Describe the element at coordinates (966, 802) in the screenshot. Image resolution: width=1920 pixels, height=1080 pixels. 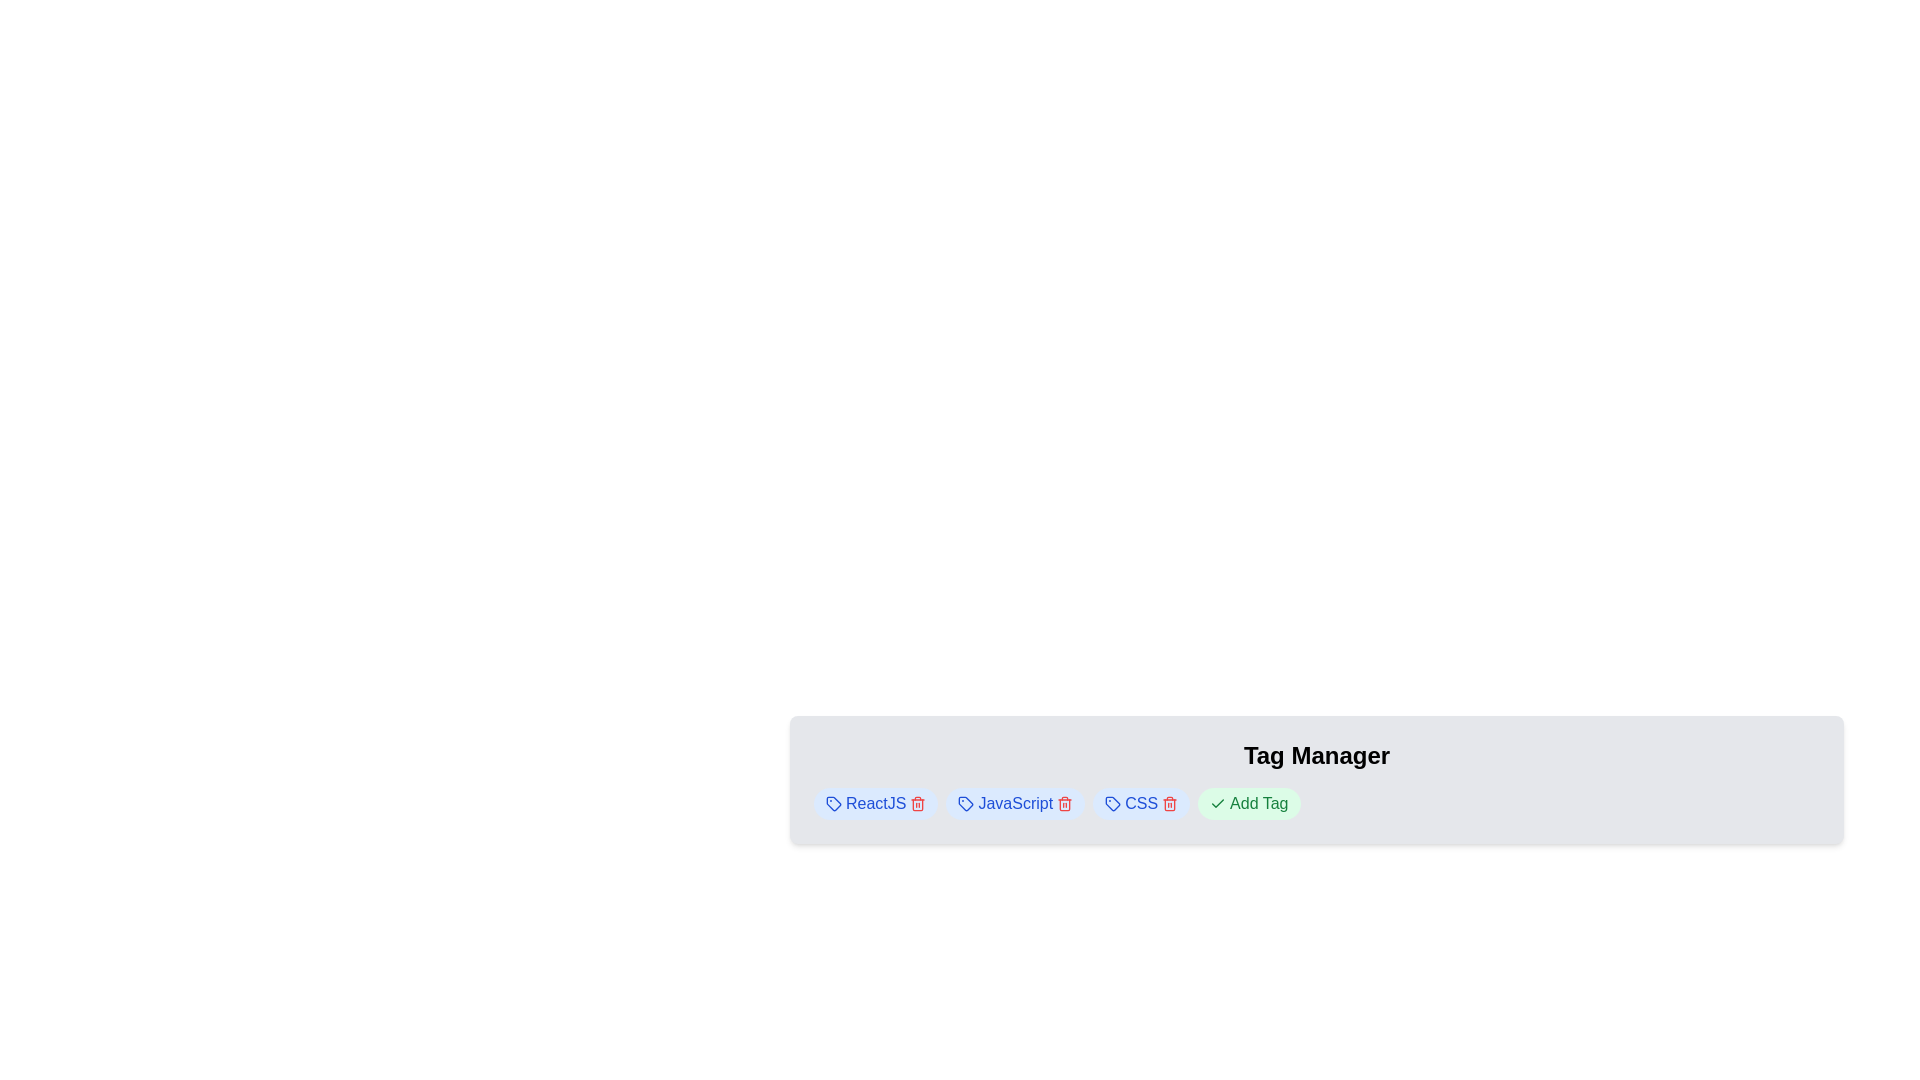
I see `tag-shaped icon representing the 'JavaScript' tag within the horizontal tag list using developer tools` at that location.